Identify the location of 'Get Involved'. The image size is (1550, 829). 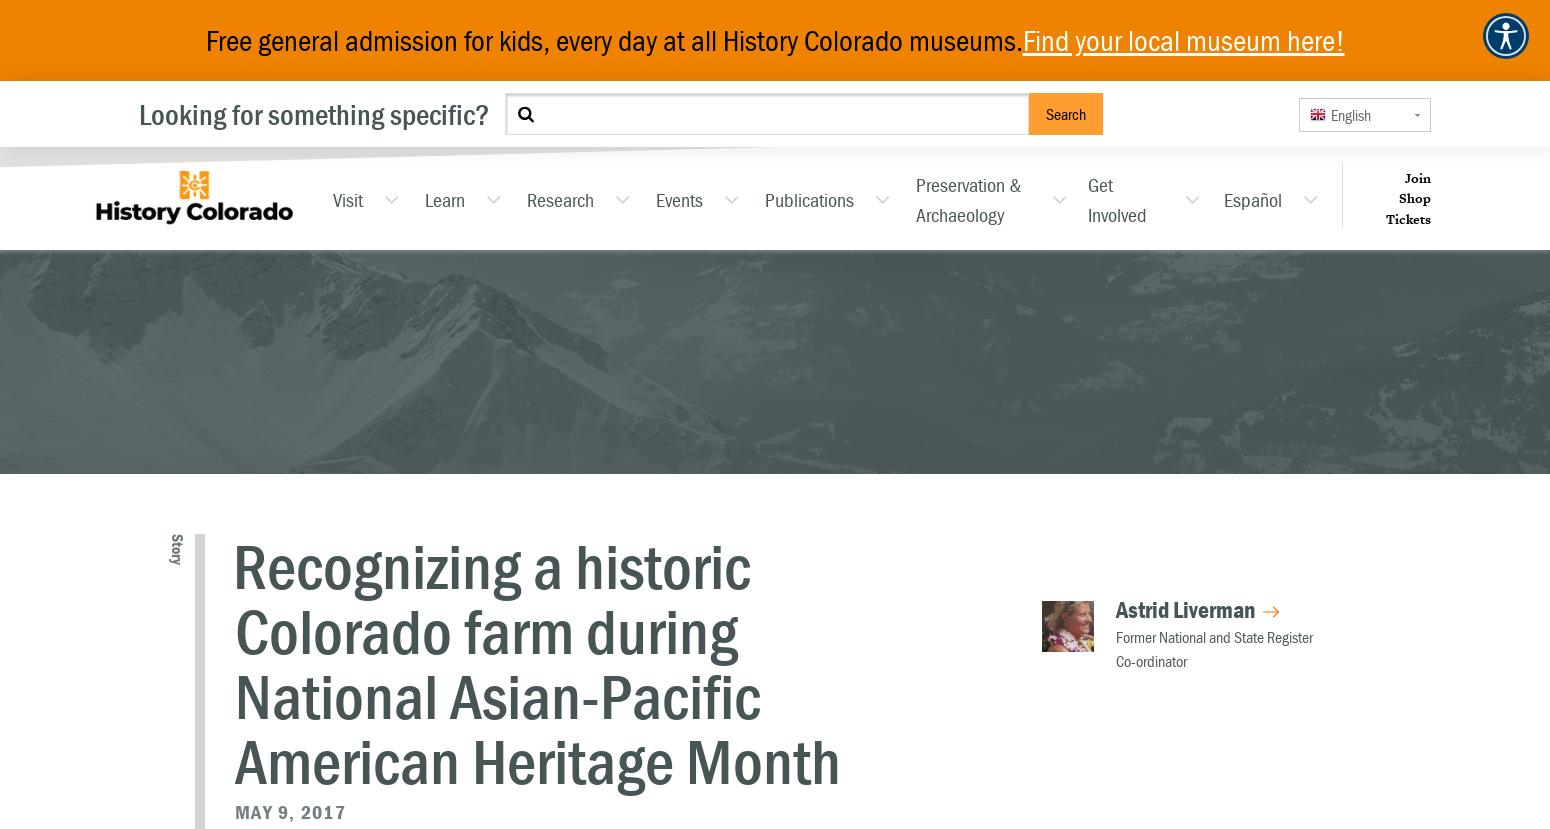
(1115, 198).